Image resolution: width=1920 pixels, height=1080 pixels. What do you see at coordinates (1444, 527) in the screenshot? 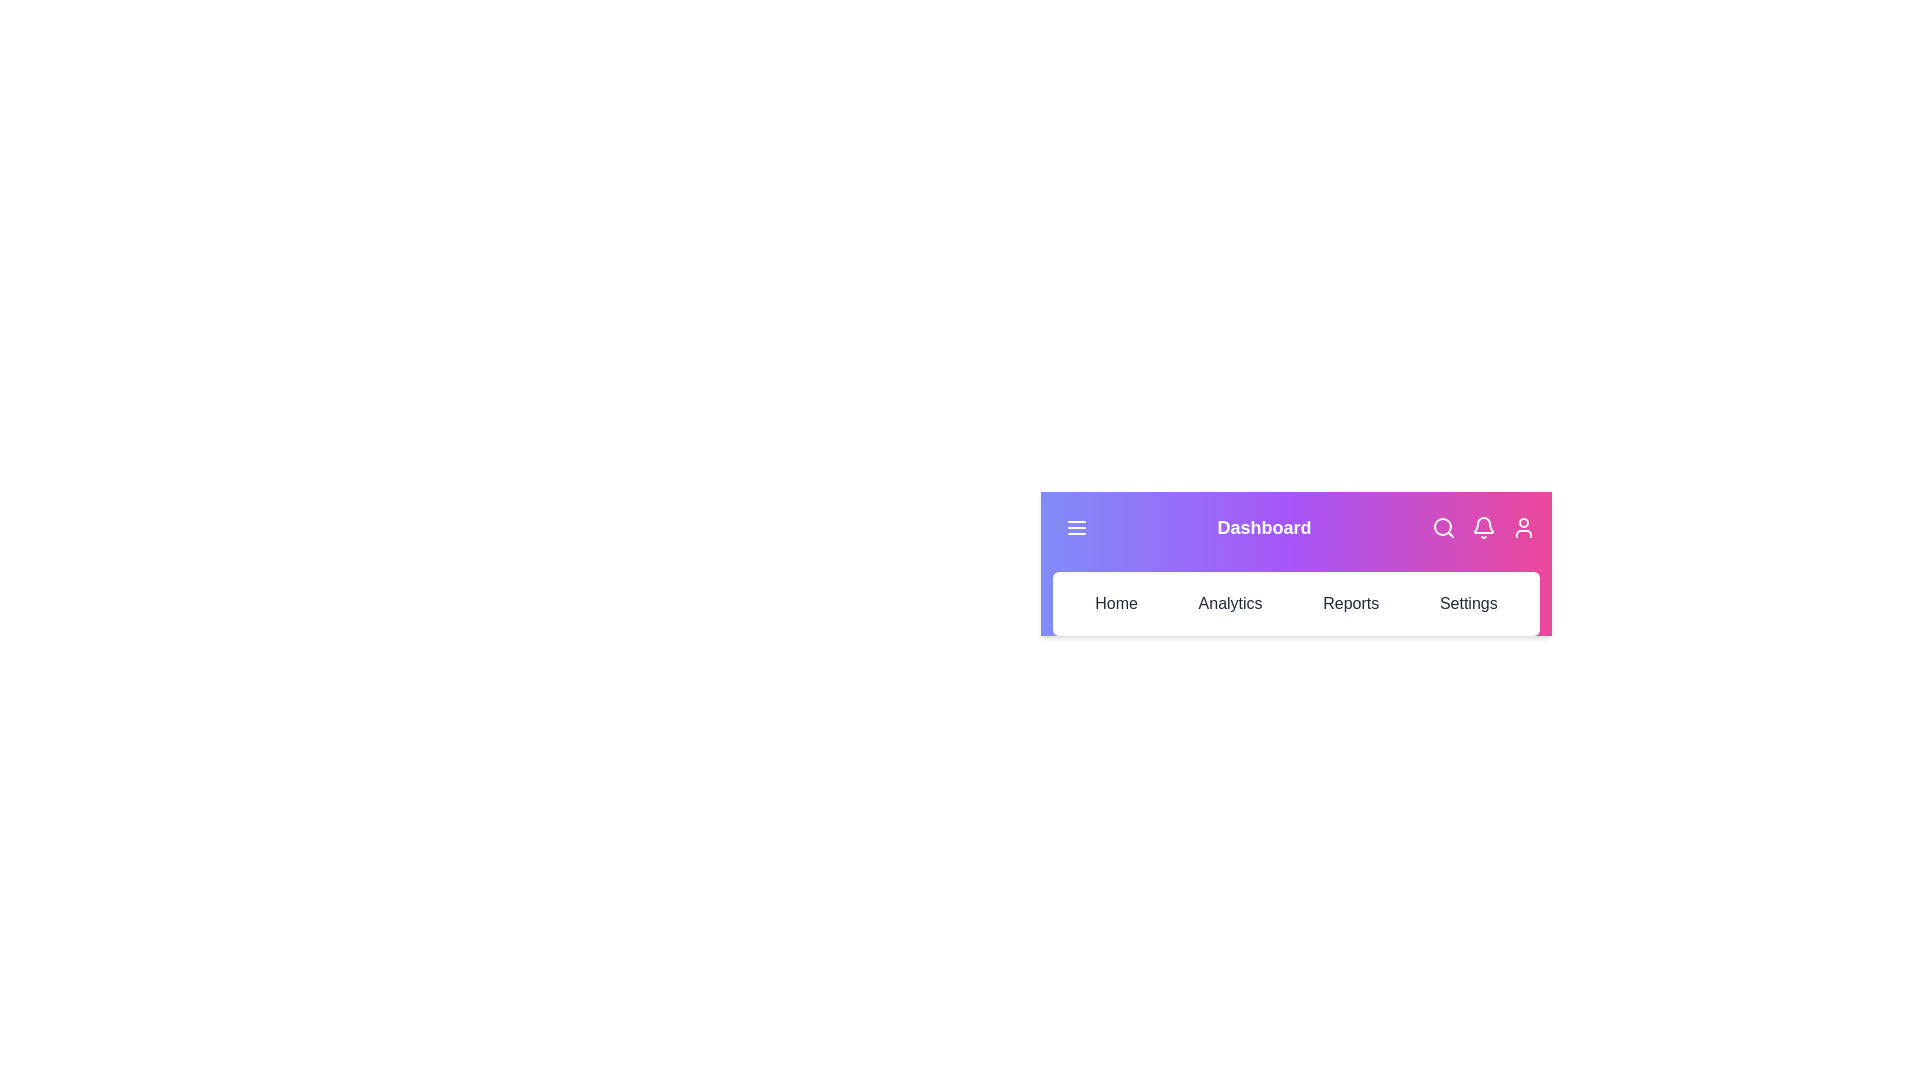
I see `the search icon to initiate a search action` at bounding box center [1444, 527].